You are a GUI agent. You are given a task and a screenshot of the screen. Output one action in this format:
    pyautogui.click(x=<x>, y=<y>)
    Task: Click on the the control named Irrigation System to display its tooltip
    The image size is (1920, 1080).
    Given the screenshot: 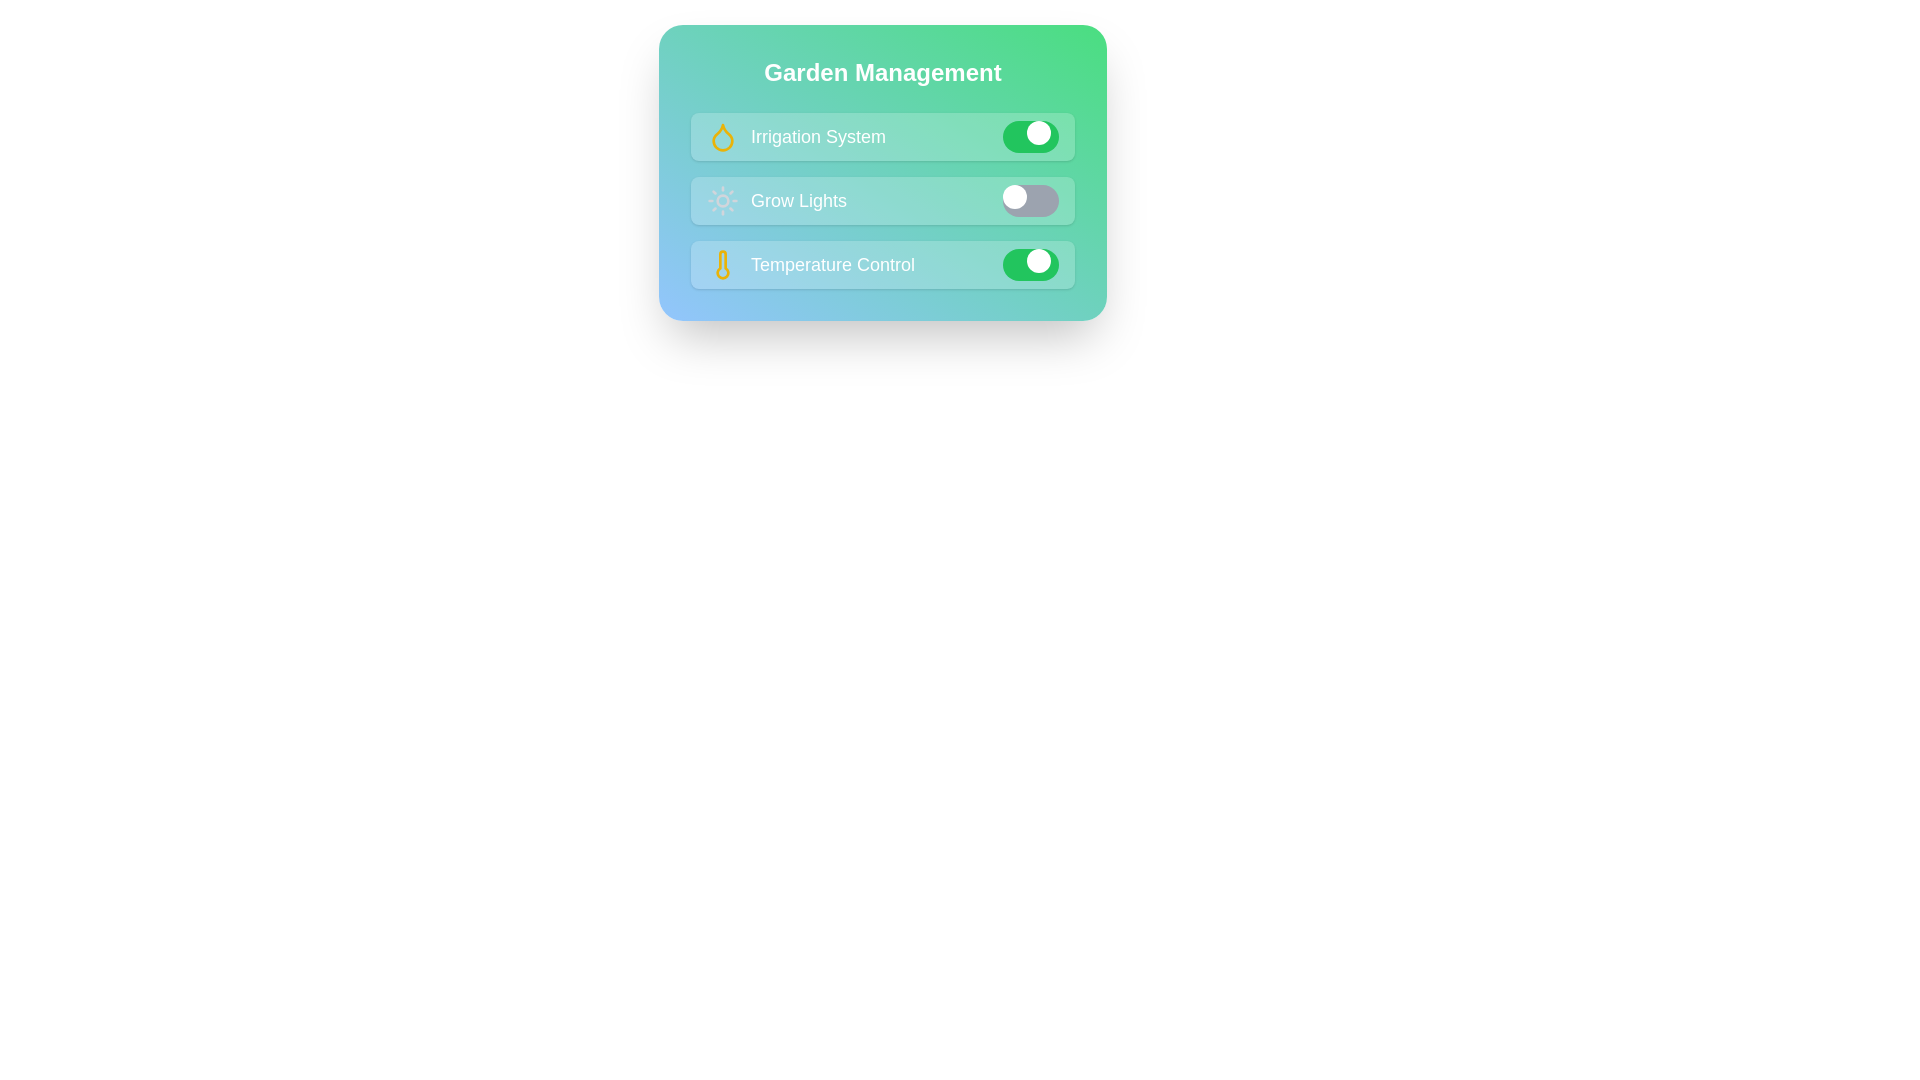 What is the action you would take?
    pyautogui.click(x=882, y=136)
    